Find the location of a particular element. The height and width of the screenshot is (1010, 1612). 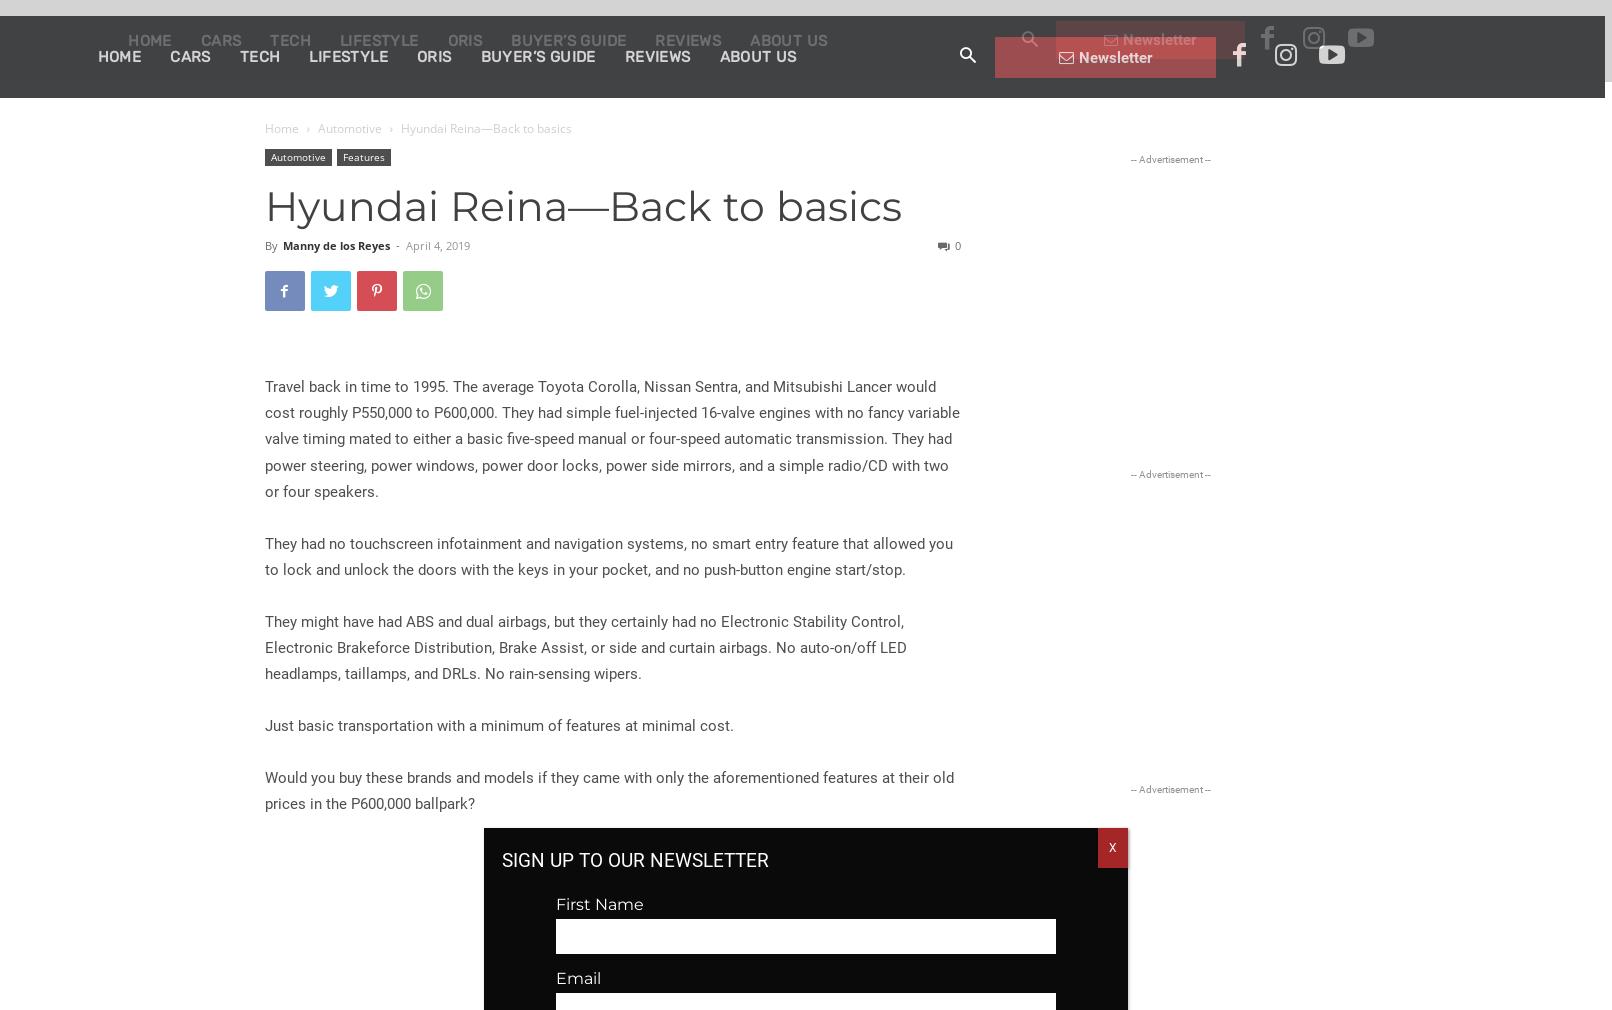

'Home' is located at coordinates (280, 127).